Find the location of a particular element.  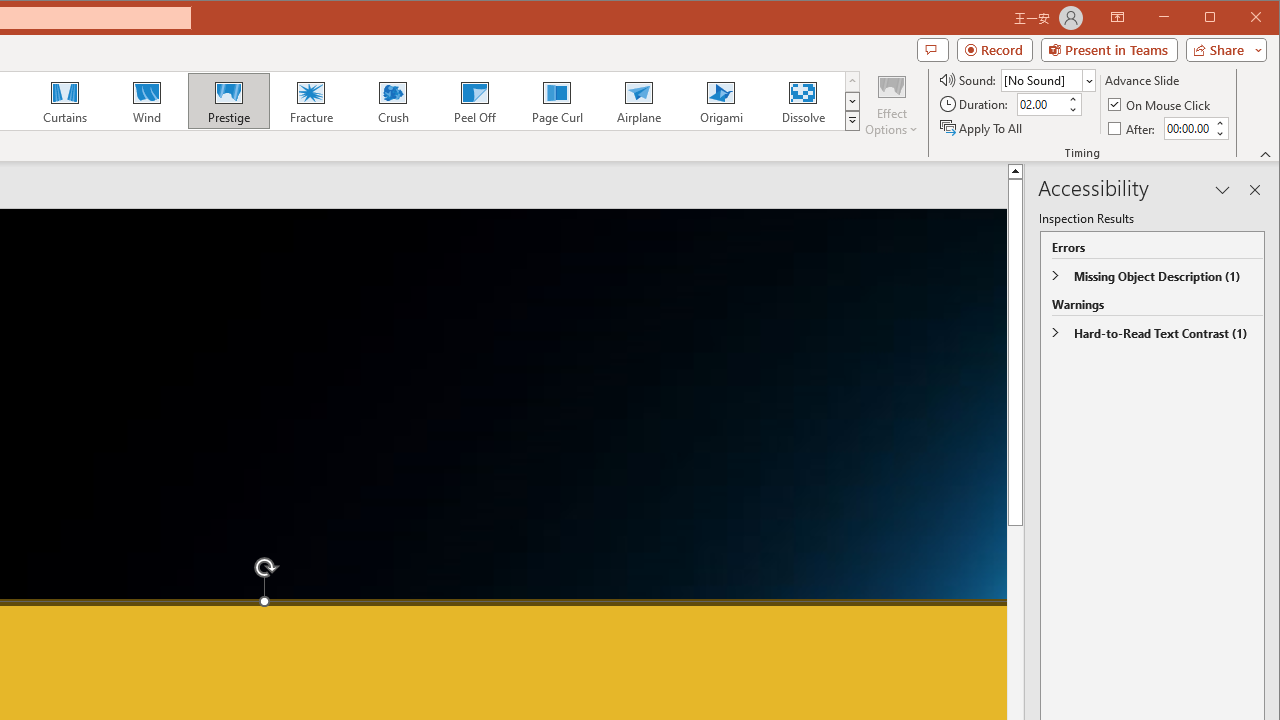

'Origami' is located at coordinates (720, 100).